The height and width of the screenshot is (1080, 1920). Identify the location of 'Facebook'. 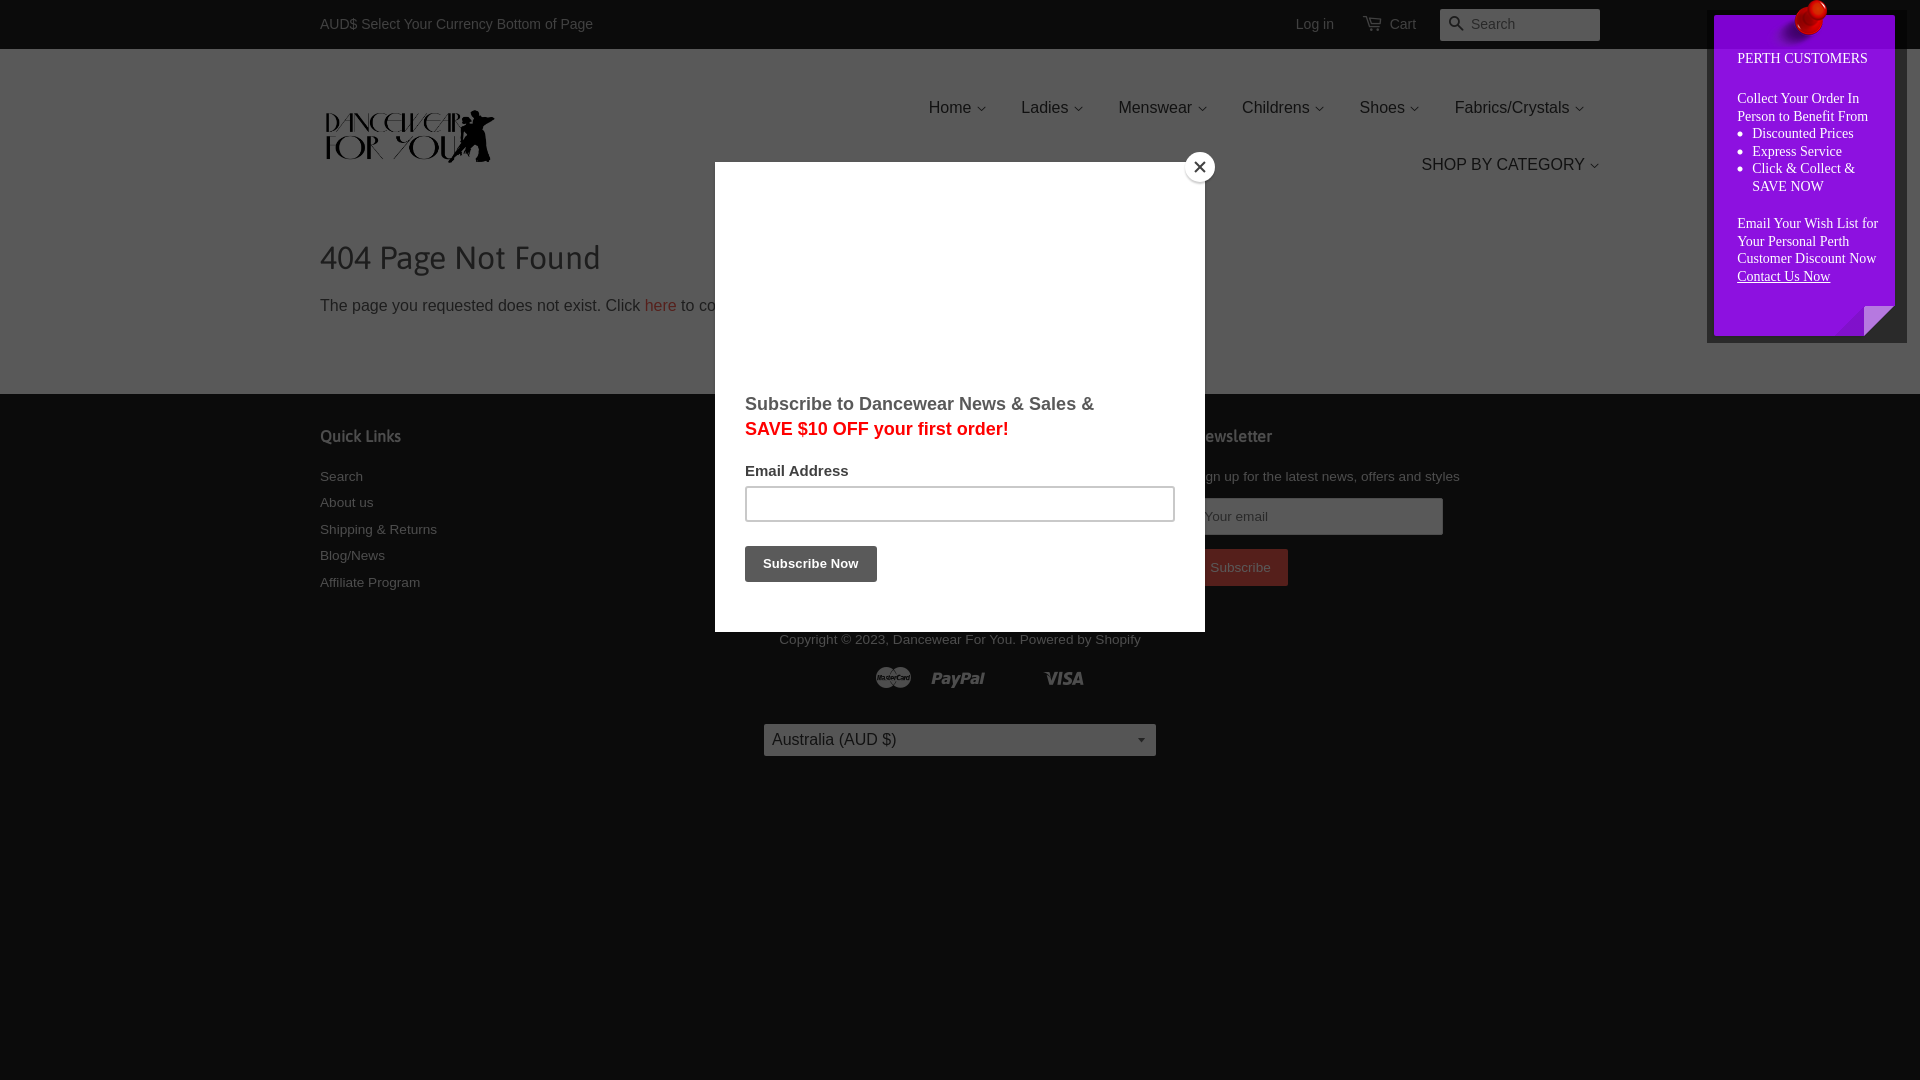
(804, 481).